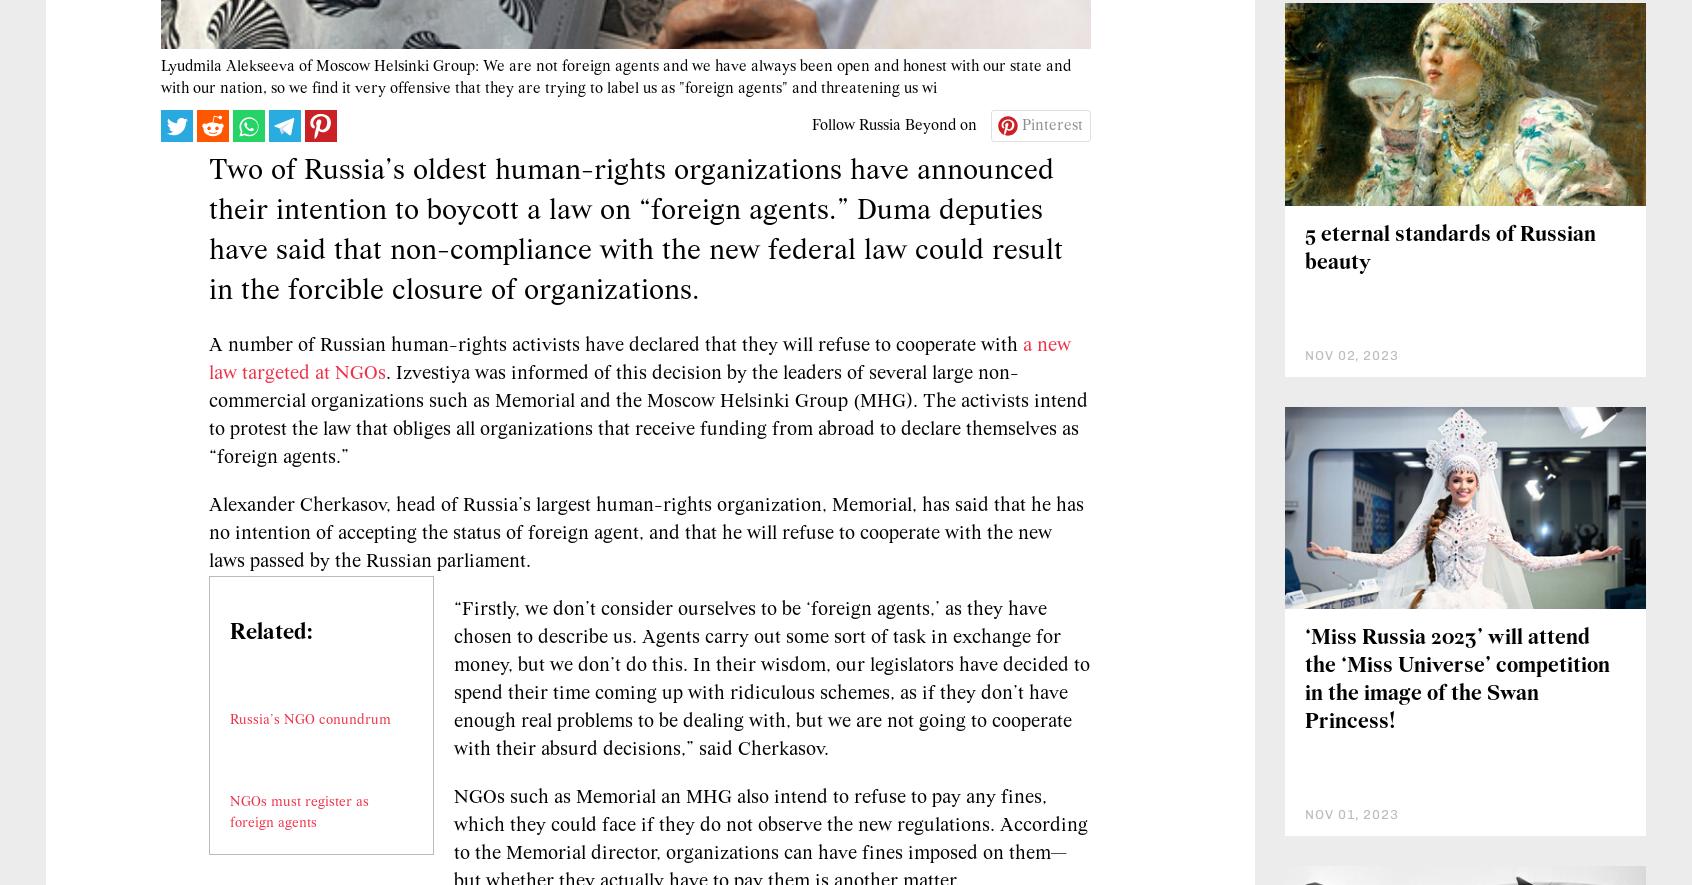 The image size is (1692, 885). Describe the element at coordinates (648, 534) in the screenshot. I see `'. Izvestiya was informed of this decision by the leaders of several large non-commercial organizations such as Memorial and the Moscow Helsinki Group (MHG). The activists intend to protest the law that obliges all organizations that receive funding from abroad to declare themselves as “foreign agents.”'` at that location.